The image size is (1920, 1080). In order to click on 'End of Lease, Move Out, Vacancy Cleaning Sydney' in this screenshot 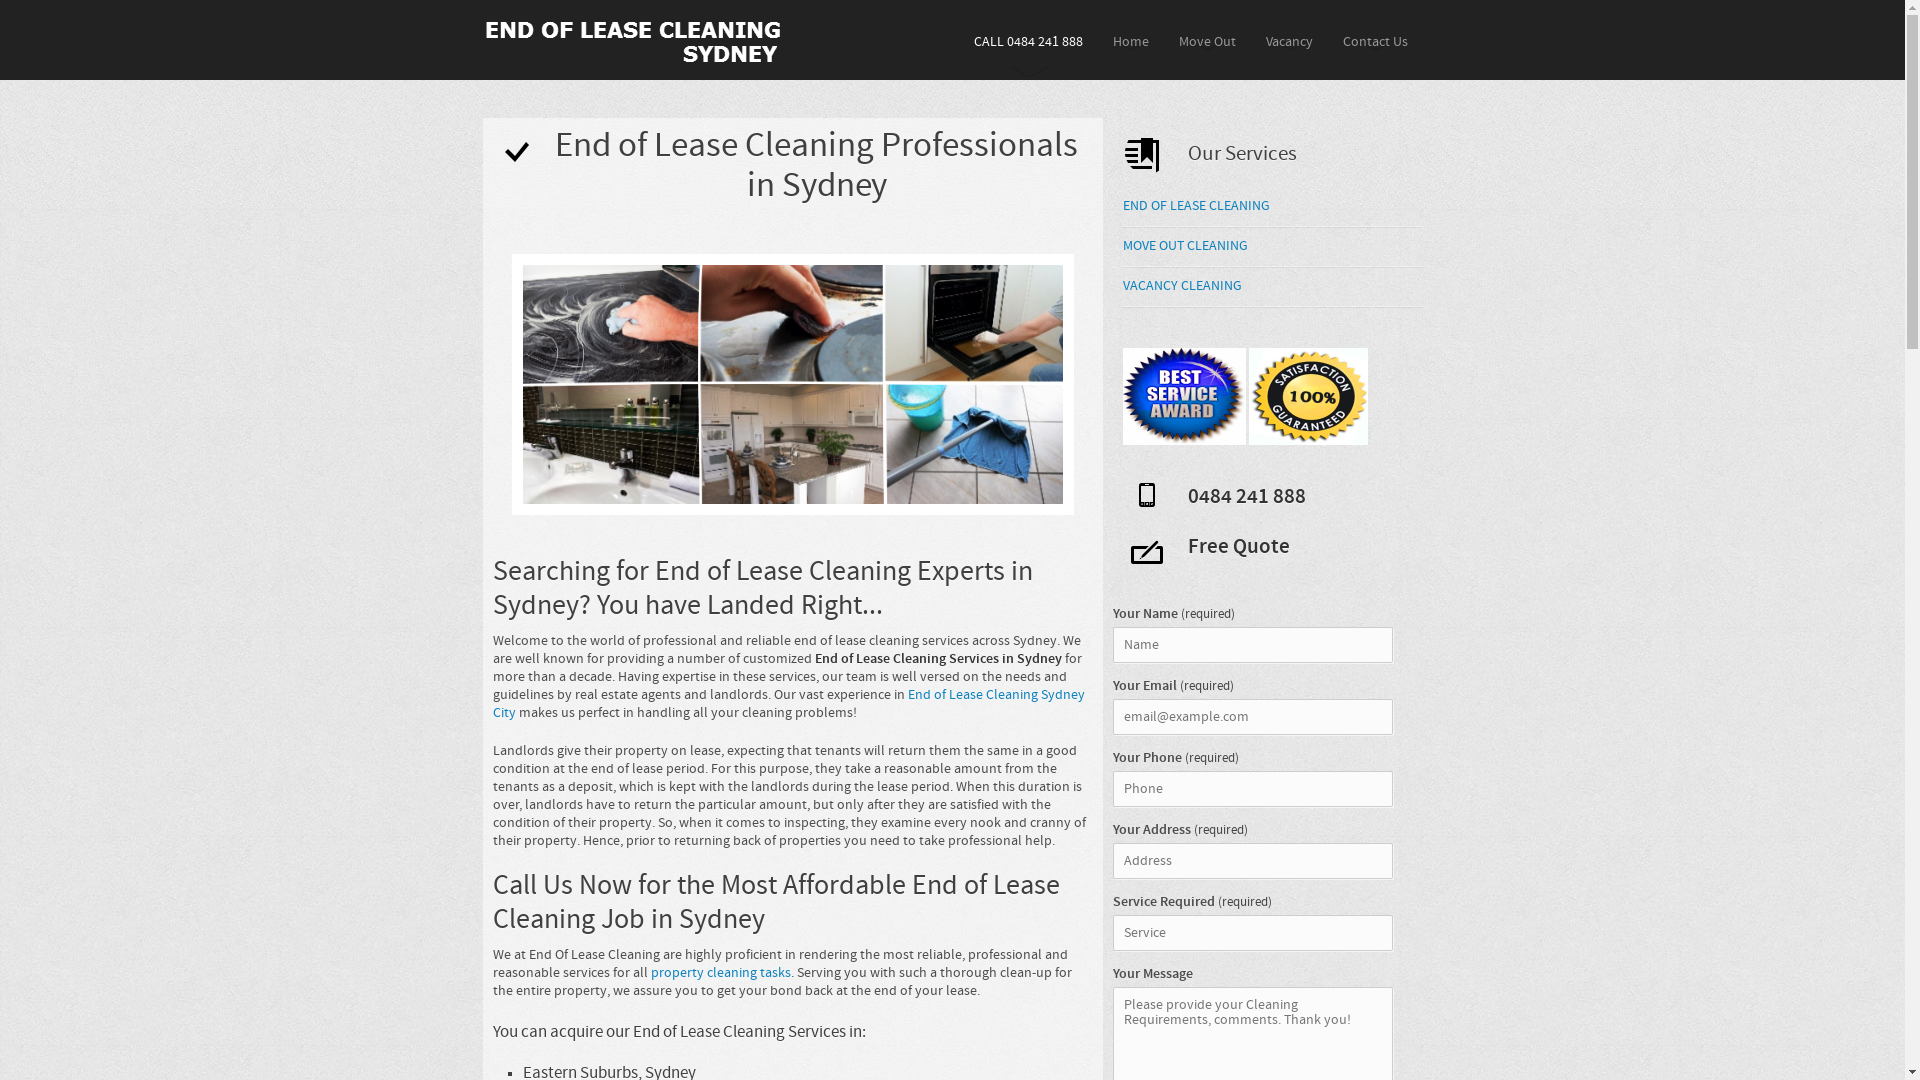, I will do `click(631, 42)`.